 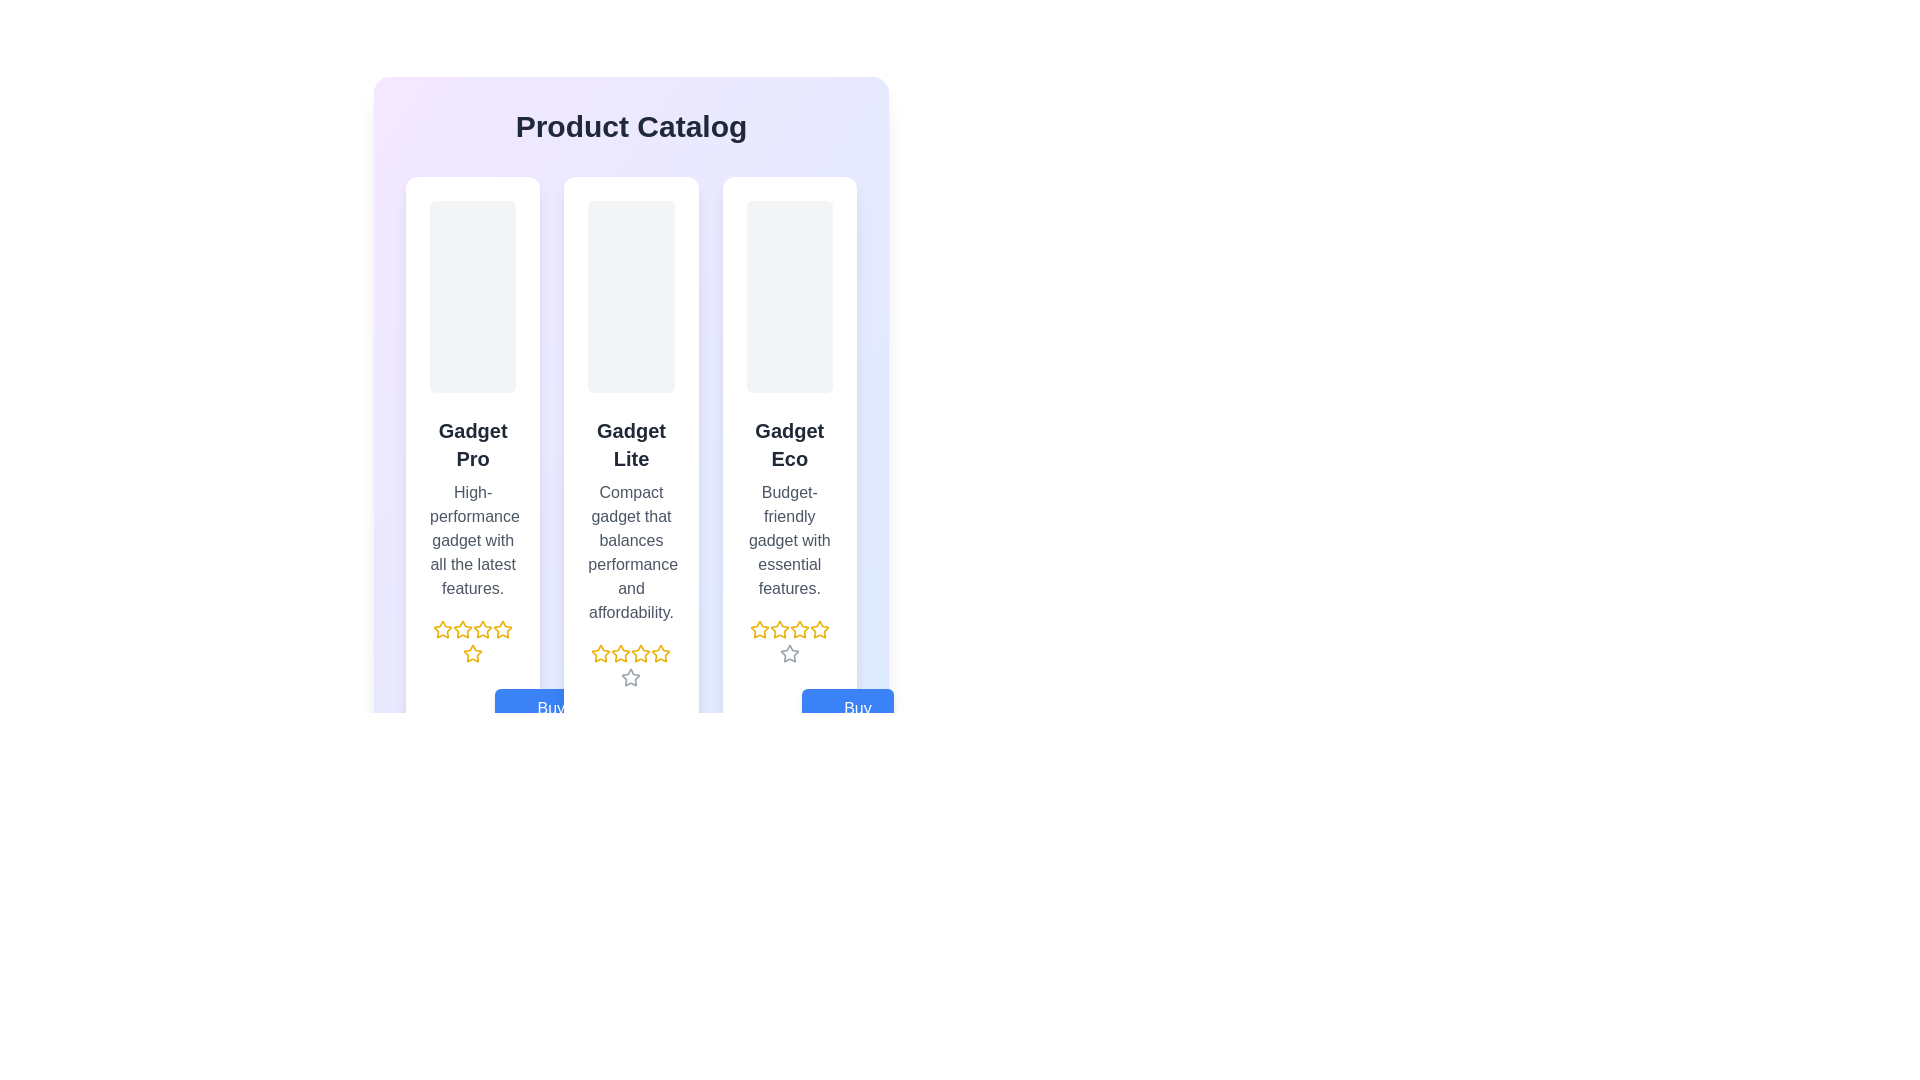 What do you see at coordinates (600, 653) in the screenshot?
I see `the third rating star icon located below the 'Gadget Lite' product description` at bounding box center [600, 653].